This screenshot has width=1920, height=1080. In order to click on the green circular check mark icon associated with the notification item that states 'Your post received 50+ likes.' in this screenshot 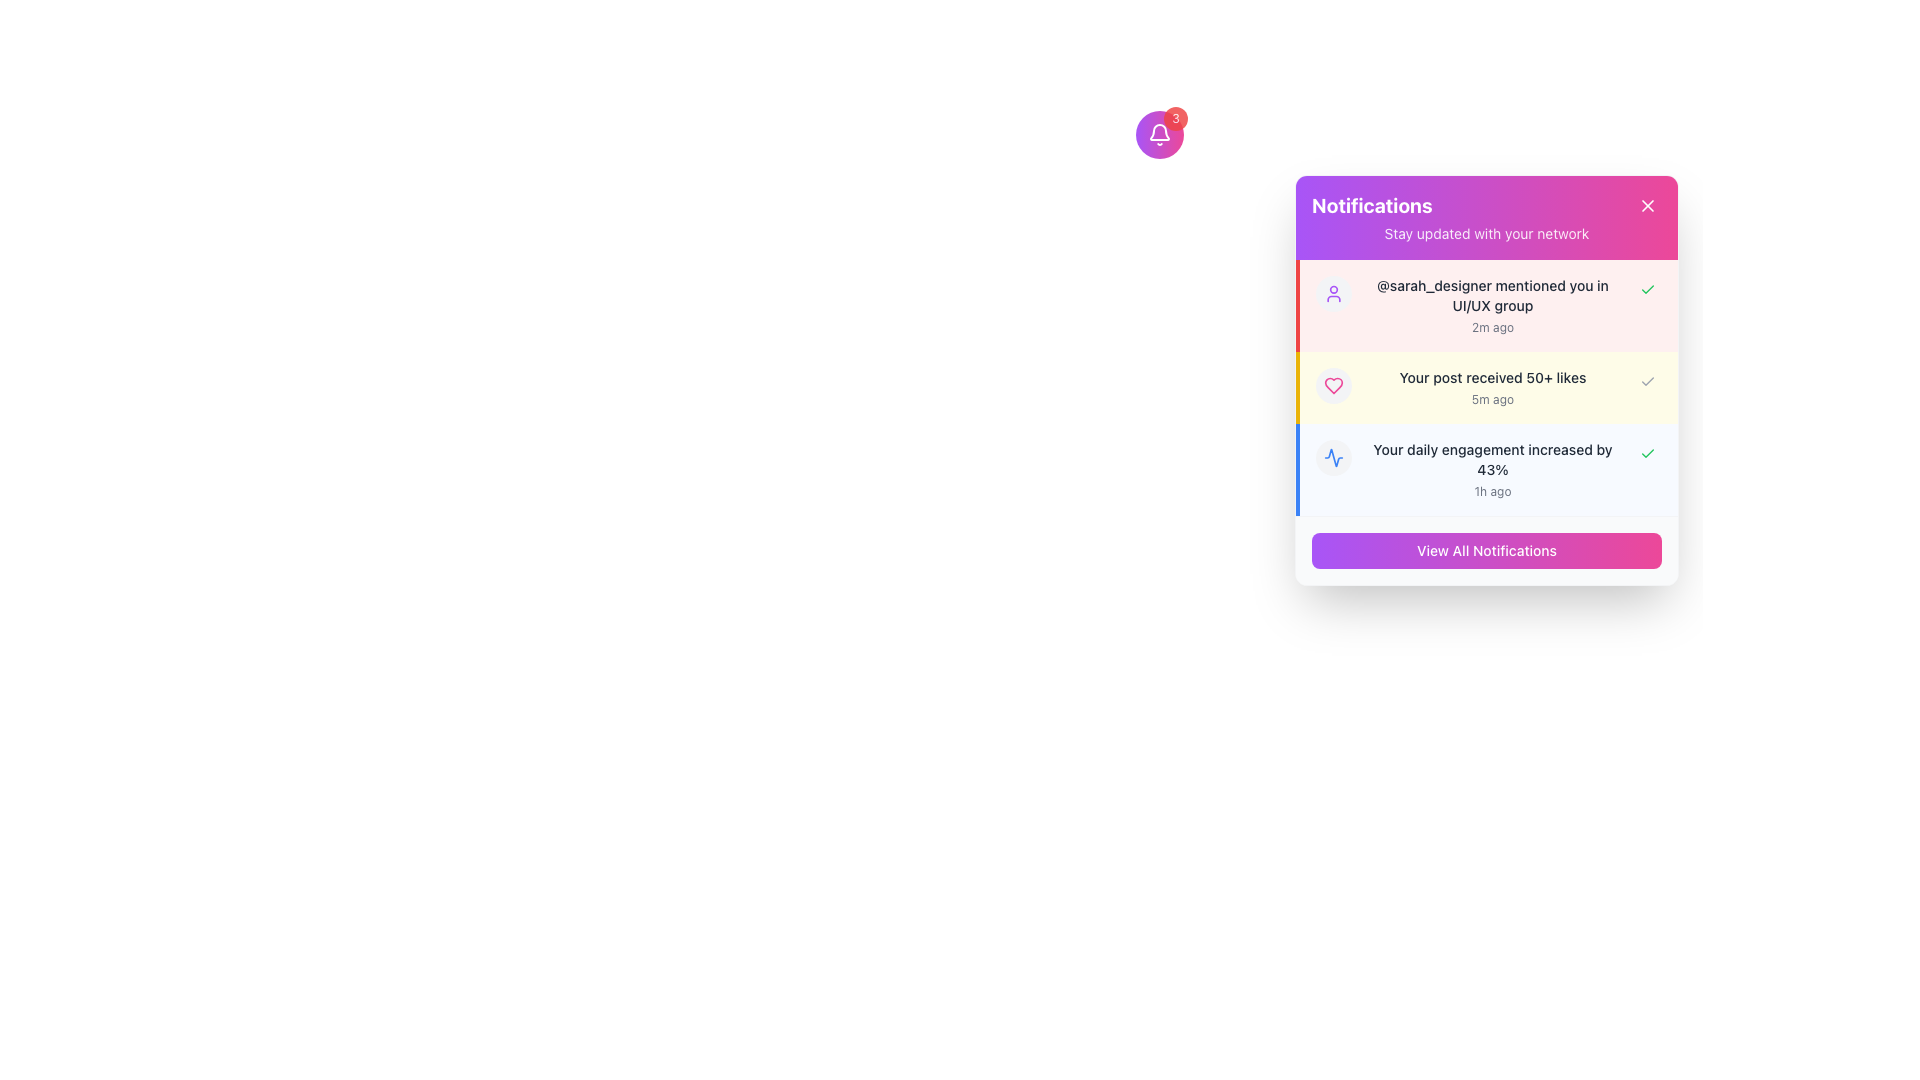, I will do `click(1487, 388)`.